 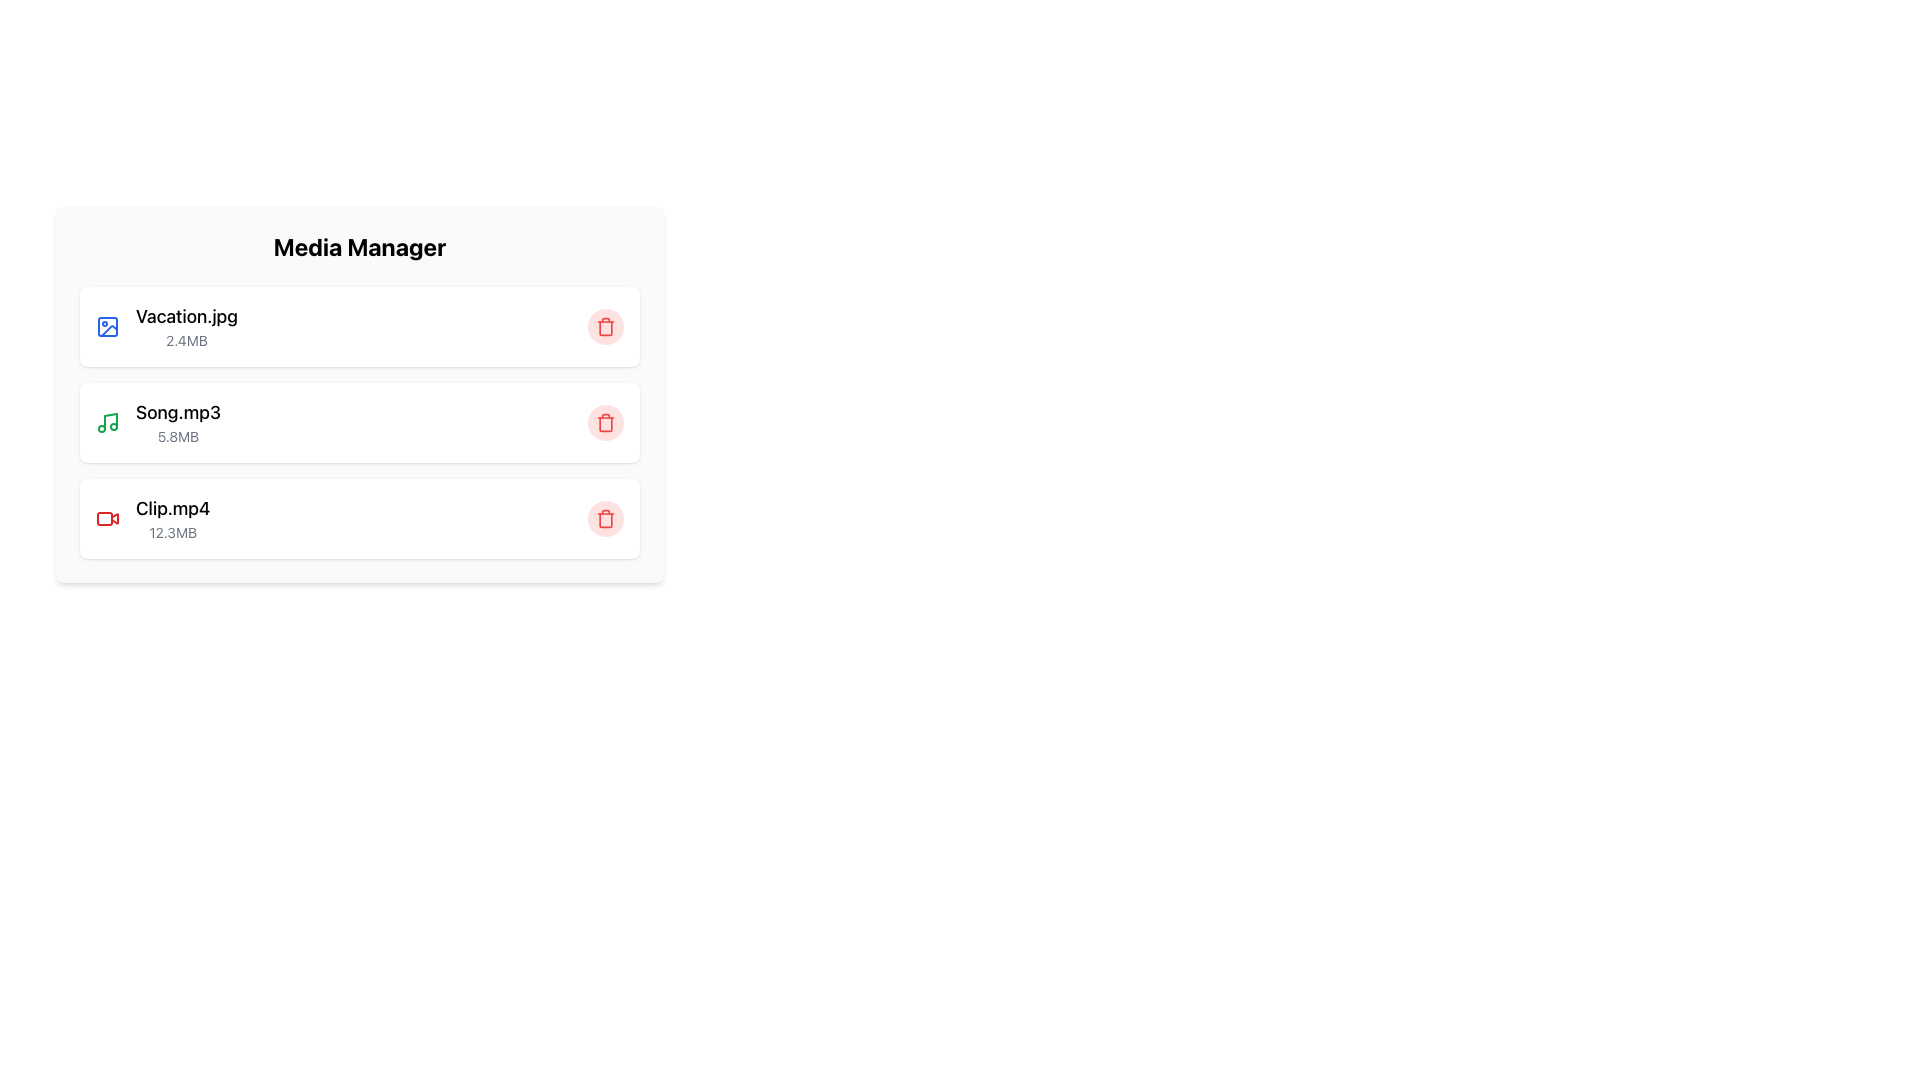 What do you see at coordinates (173, 508) in the screenshot?
I see `text label that displays 'Clip.mp4', which is styled as bold and serves as the title for the last file entry in a file management interface` at bounding box center [173, 508].